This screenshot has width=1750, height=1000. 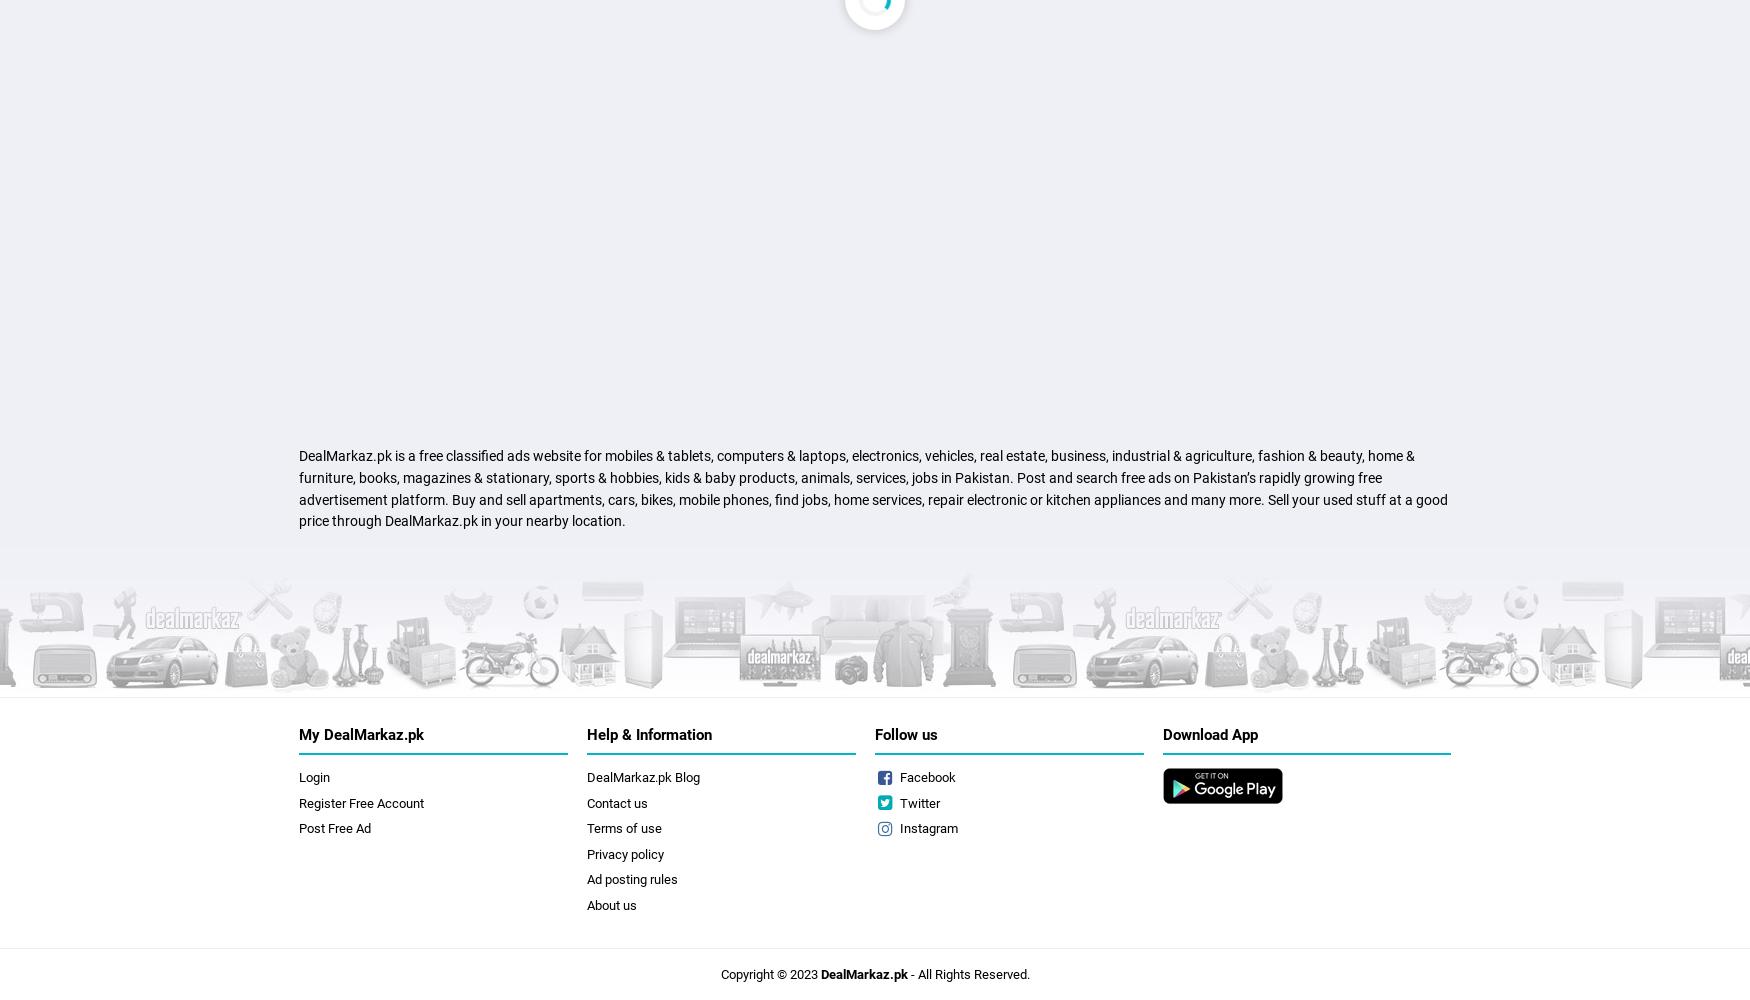 I want to click on 'DealMarkaz.pk Blog', so click(x=642, y=776).